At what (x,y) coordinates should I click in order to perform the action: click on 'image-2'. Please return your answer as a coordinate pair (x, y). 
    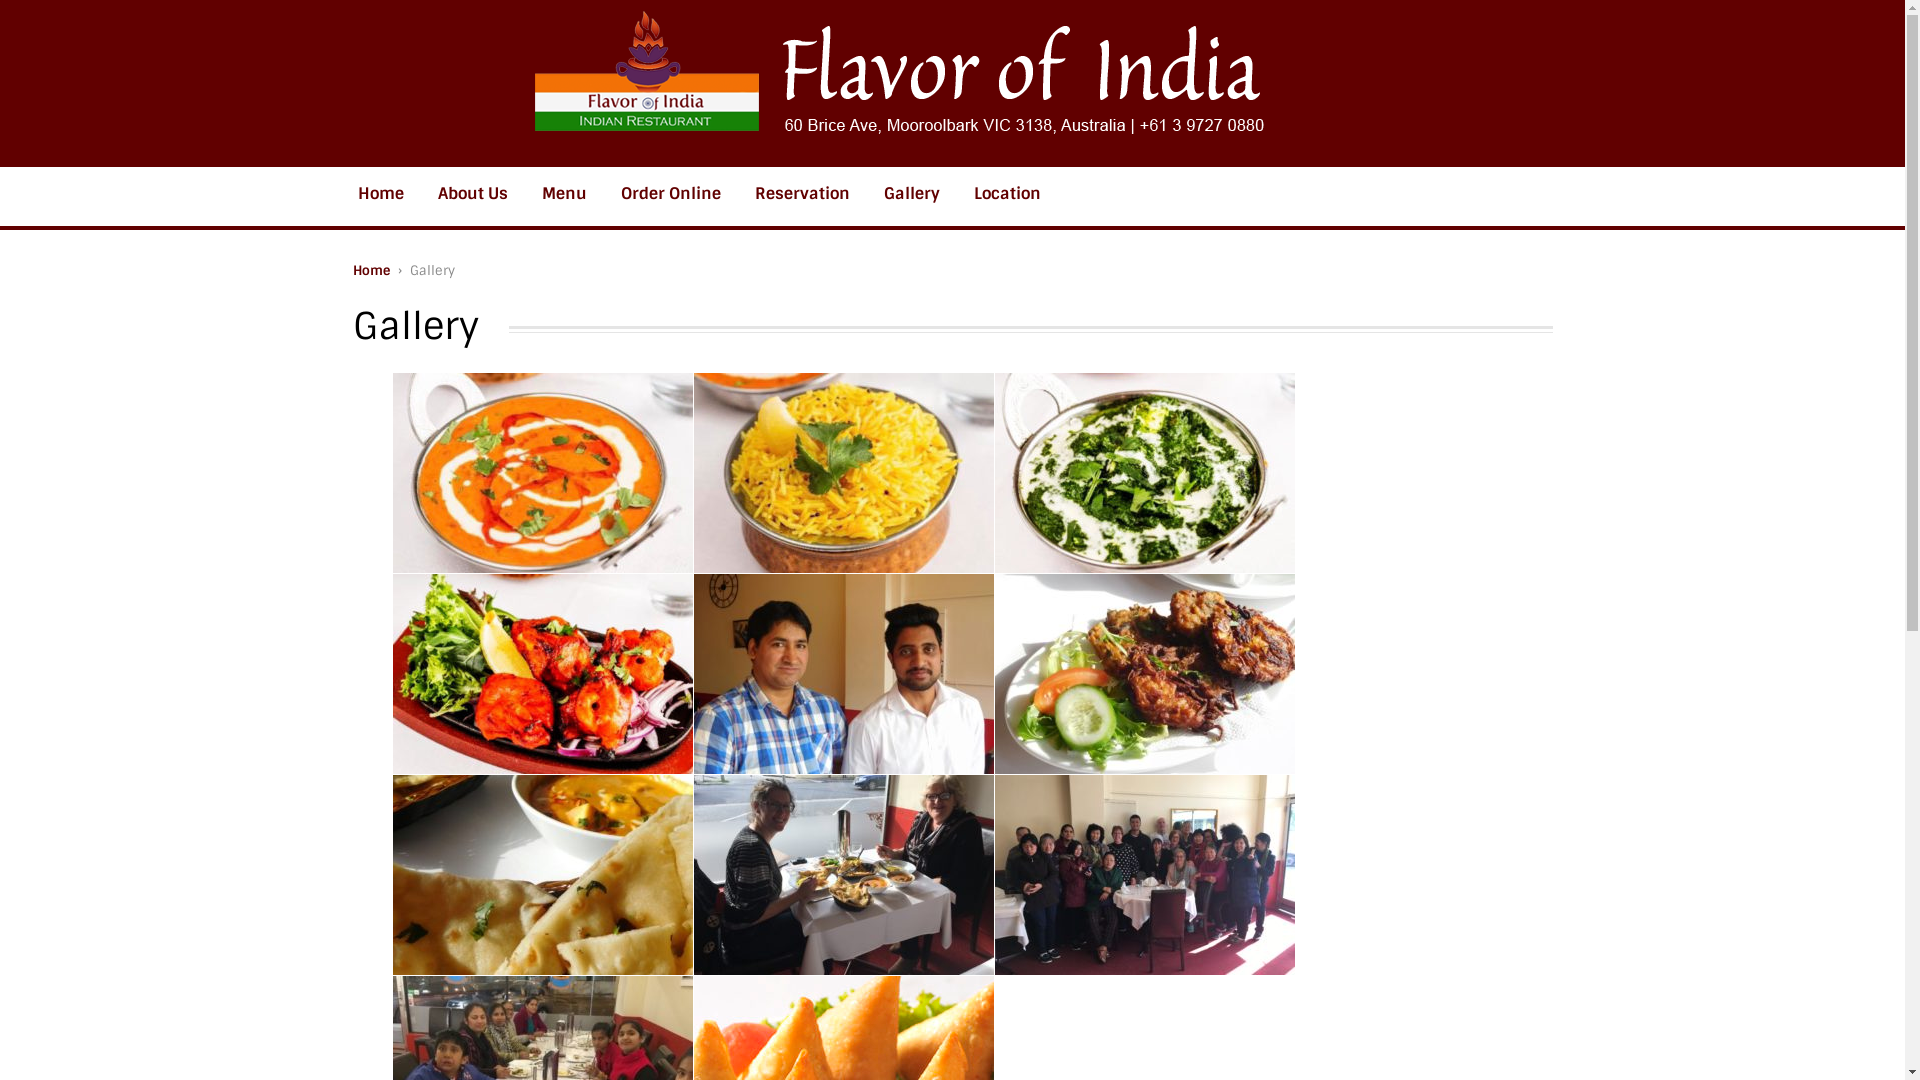
    Looking at the image, I should click on (844, 473).